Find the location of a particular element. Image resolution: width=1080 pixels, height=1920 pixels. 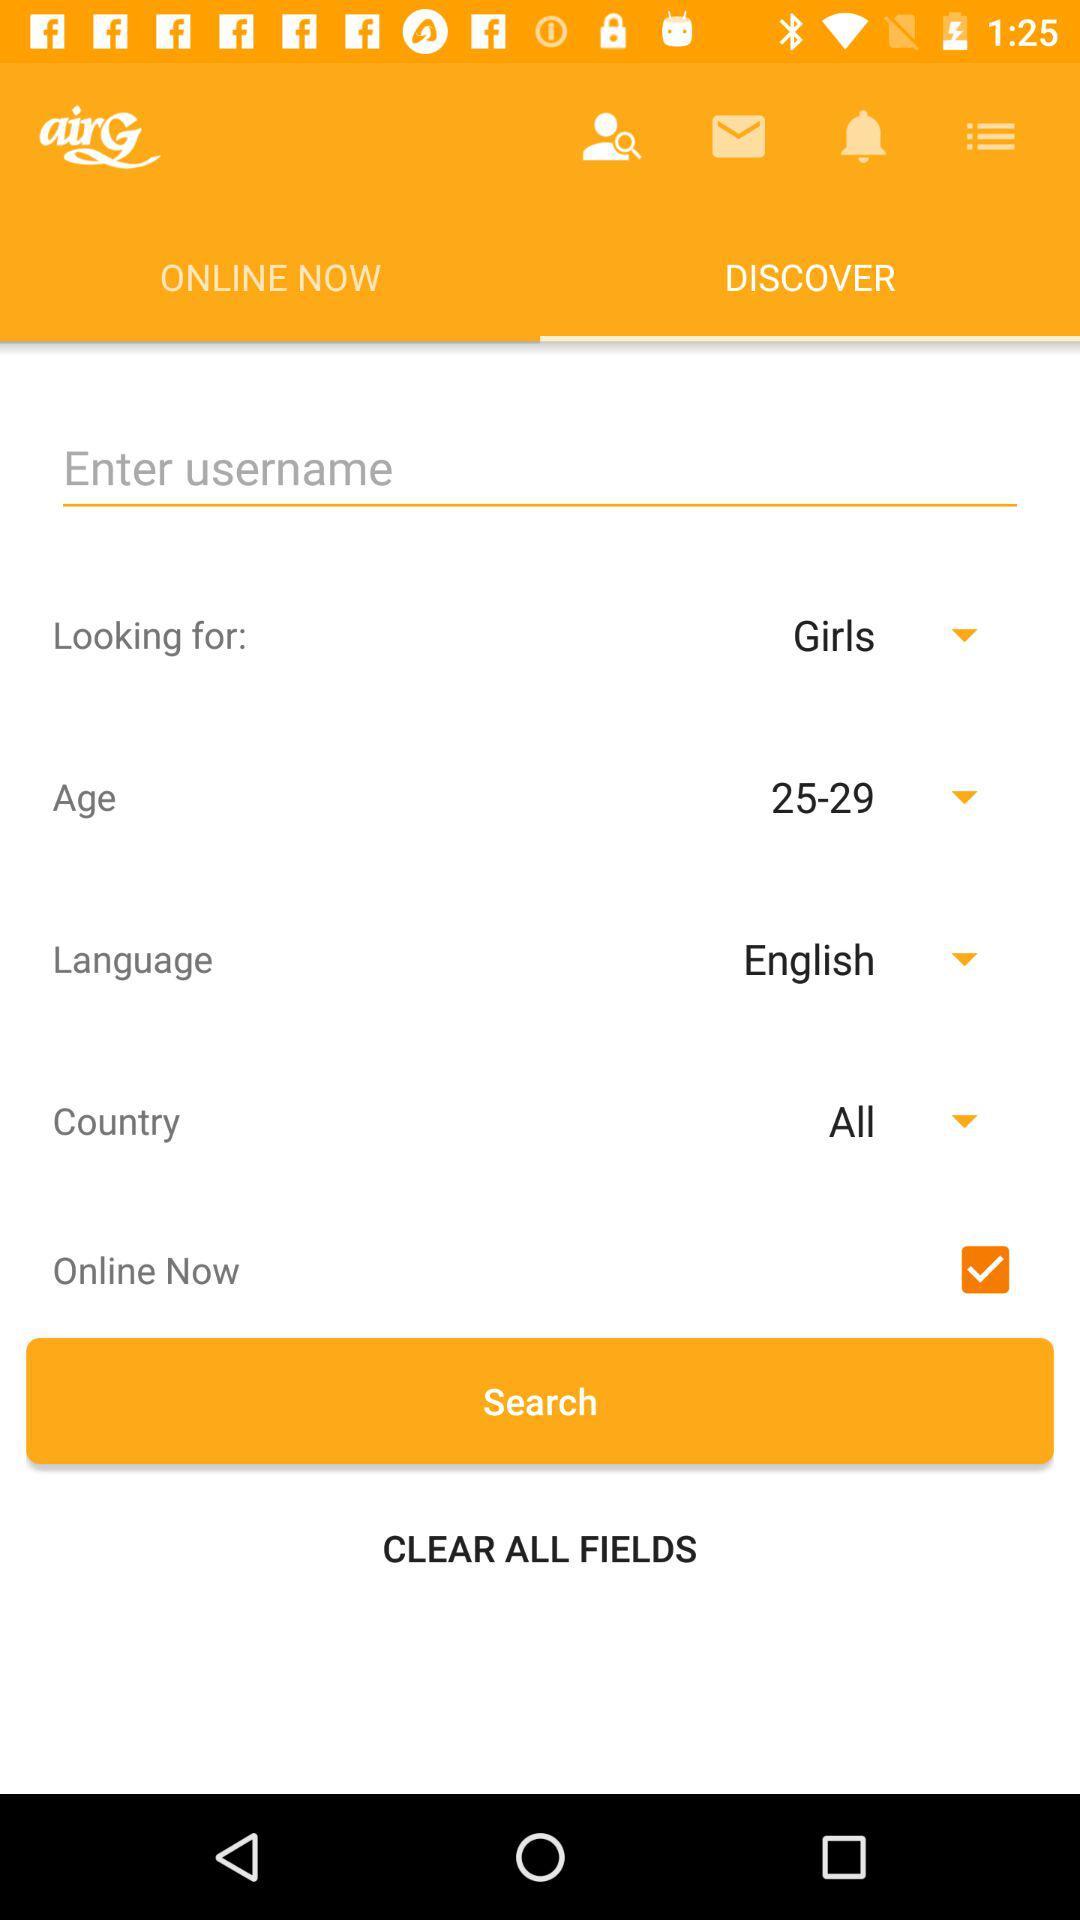

item above online now app is located at coordinates (99, 135).